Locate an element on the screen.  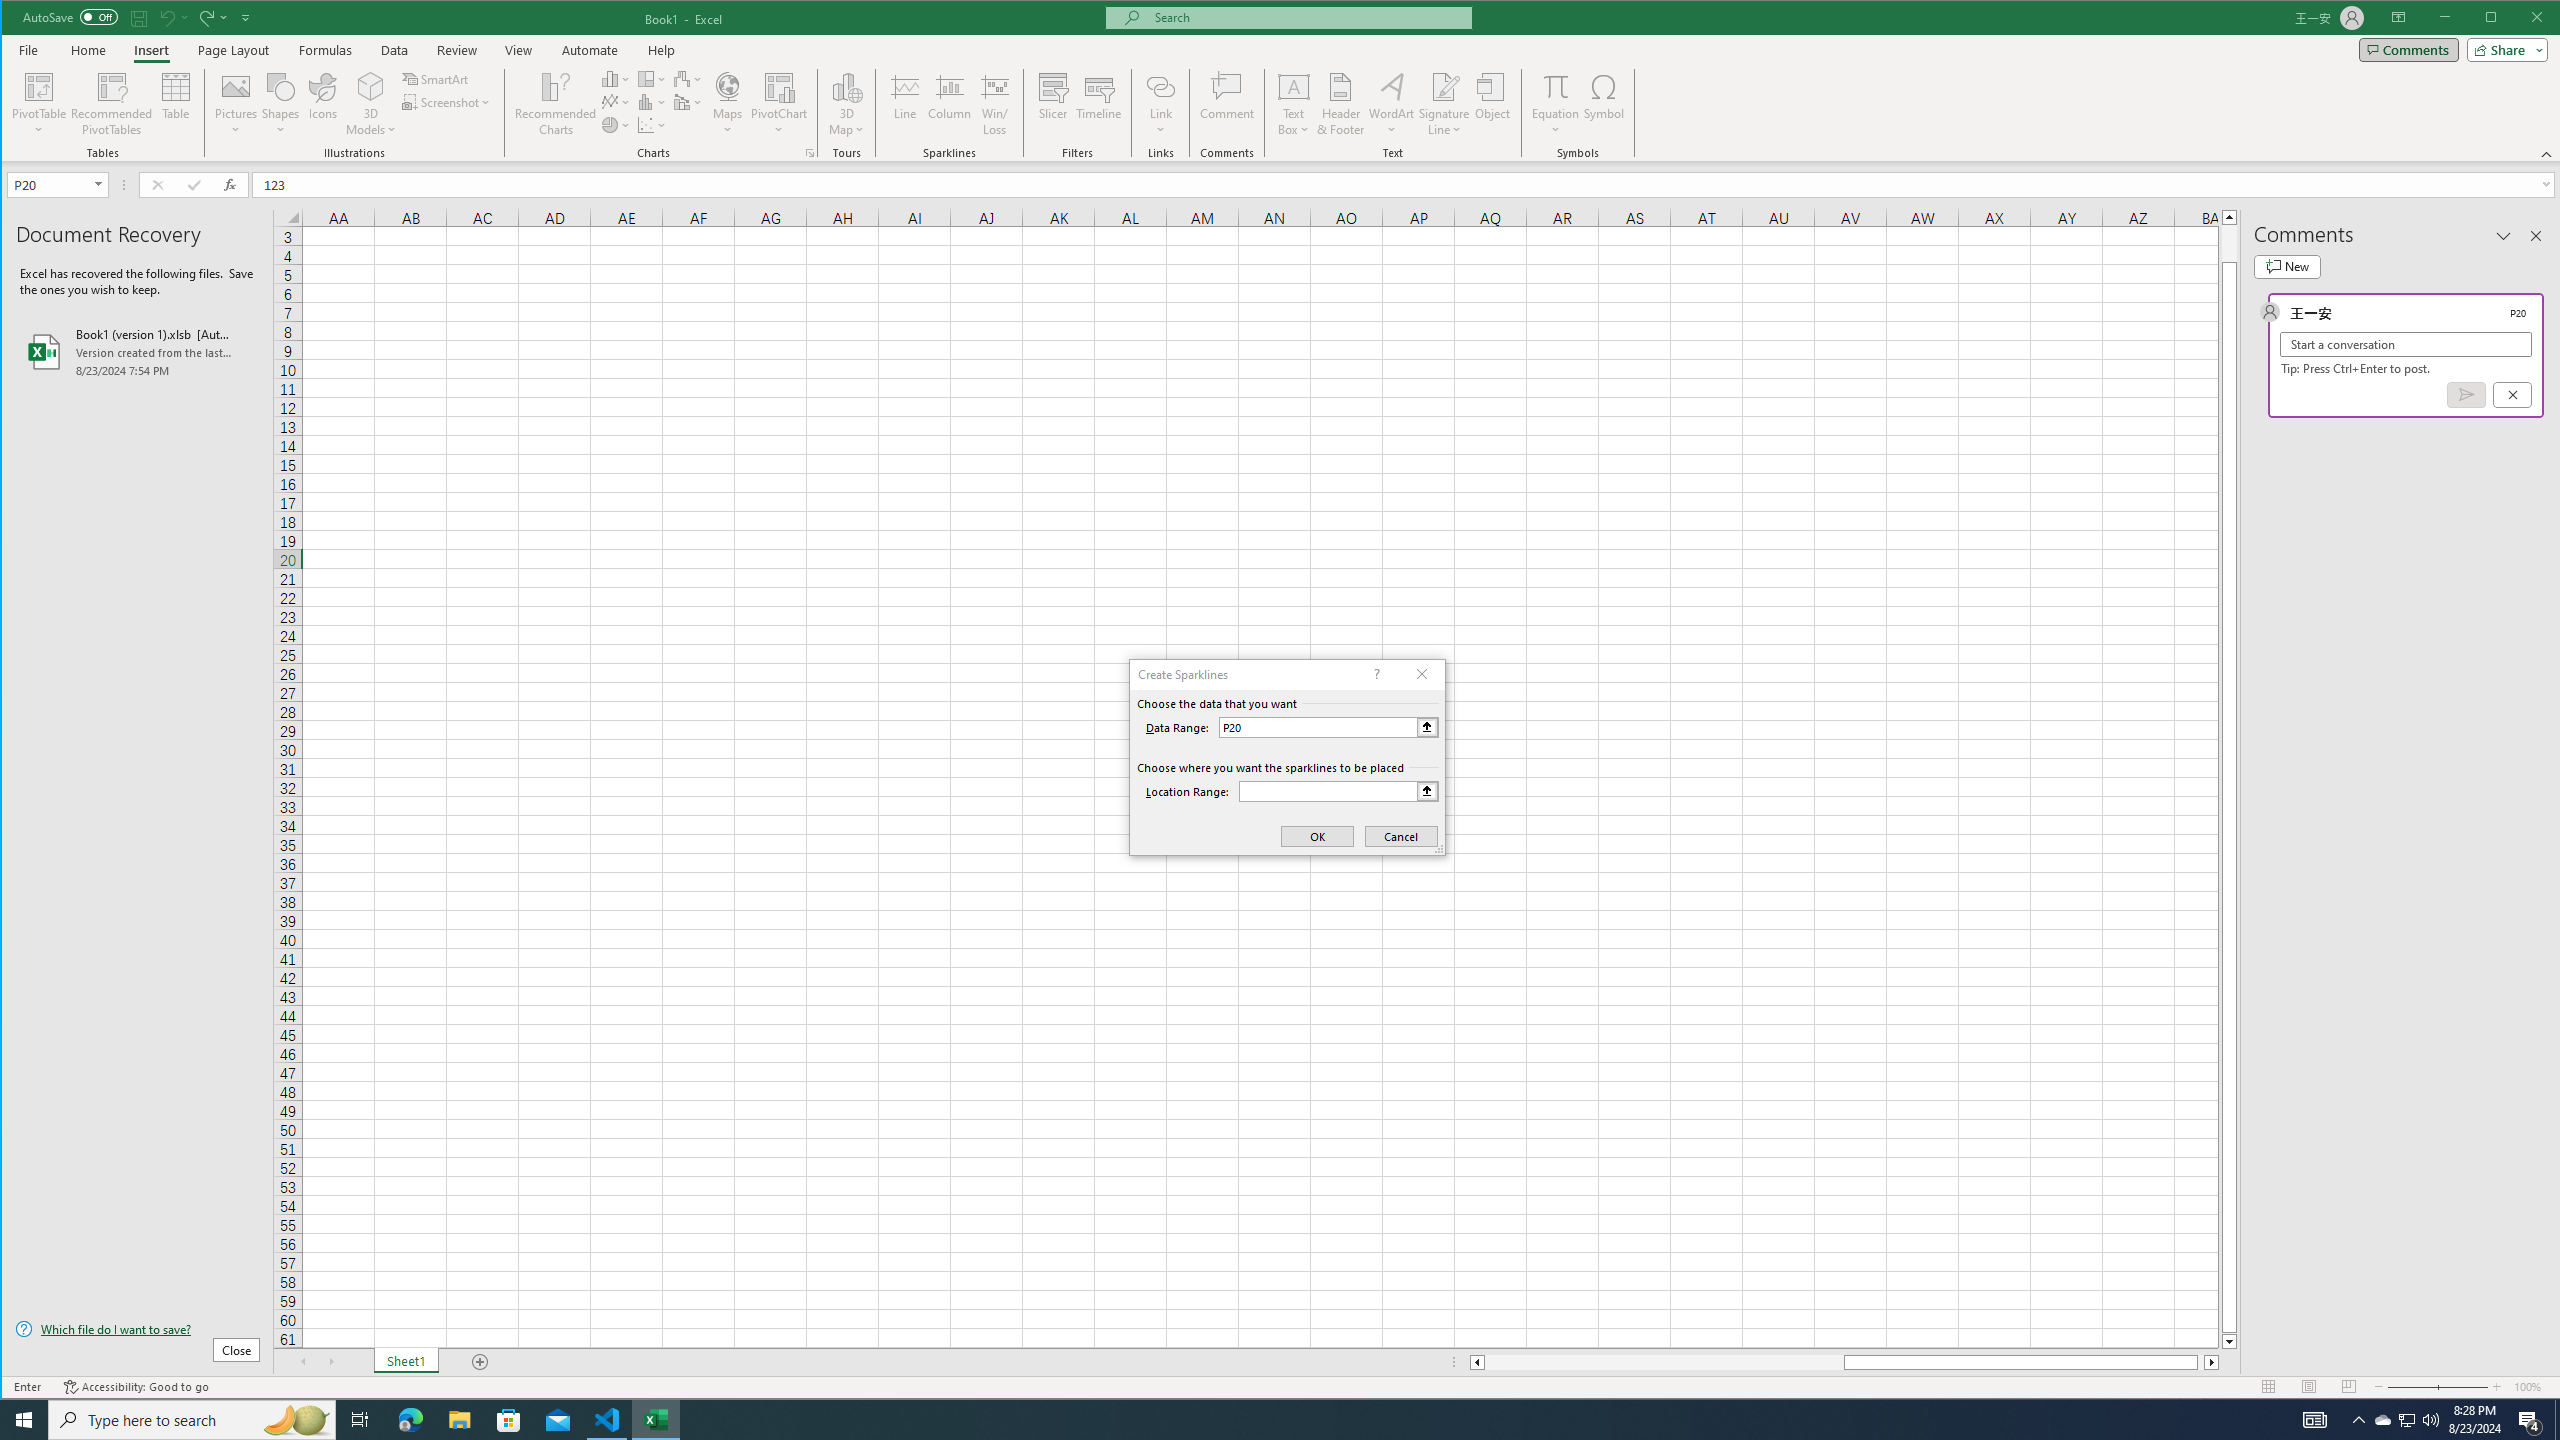
'Symbol...' is located at coordinates (1605, 103).